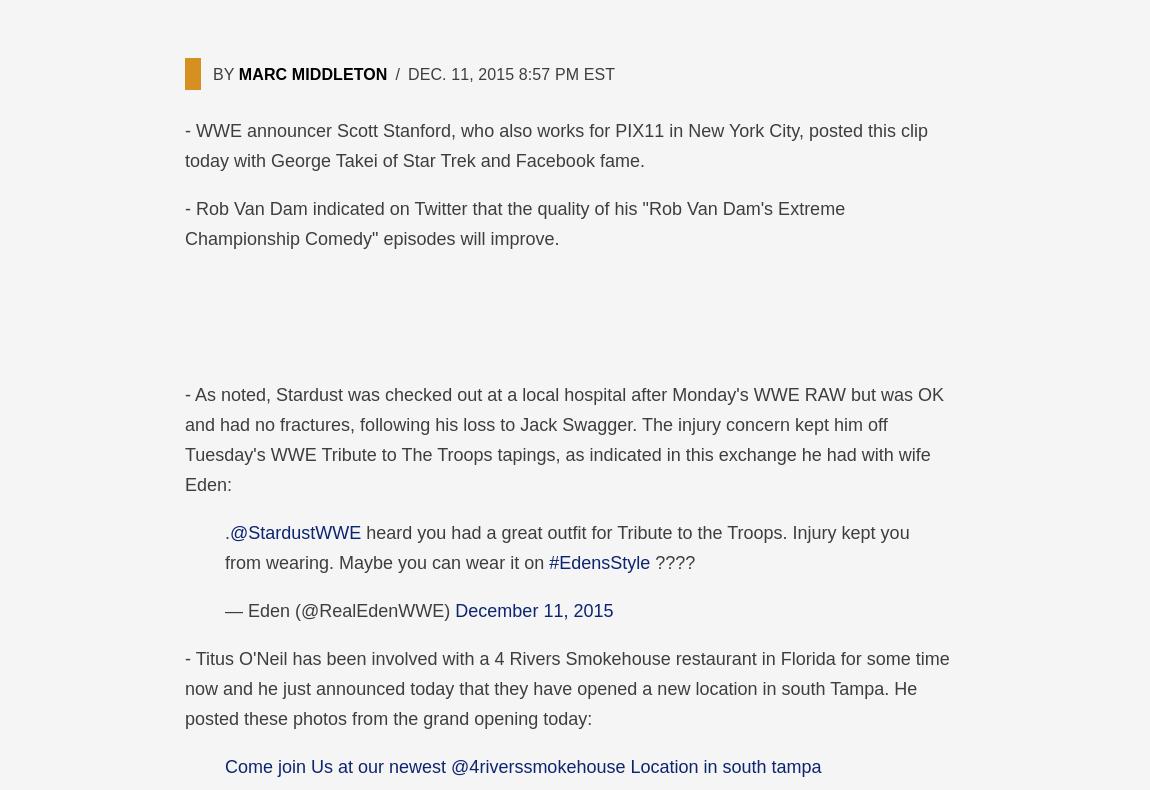 The height and width of the screenshot is (790, 1150). What do you see at coordinates (566, 688) in the screenshot?
I see `'- Titus O'Neil has been involved with a 4 Rivers Smokehouse restaurant in Florida for some time now and he just announced today that they have opened a new location in south Tampa. He posted these photos from the grand opening today:'` at bounding box center [566, 688].